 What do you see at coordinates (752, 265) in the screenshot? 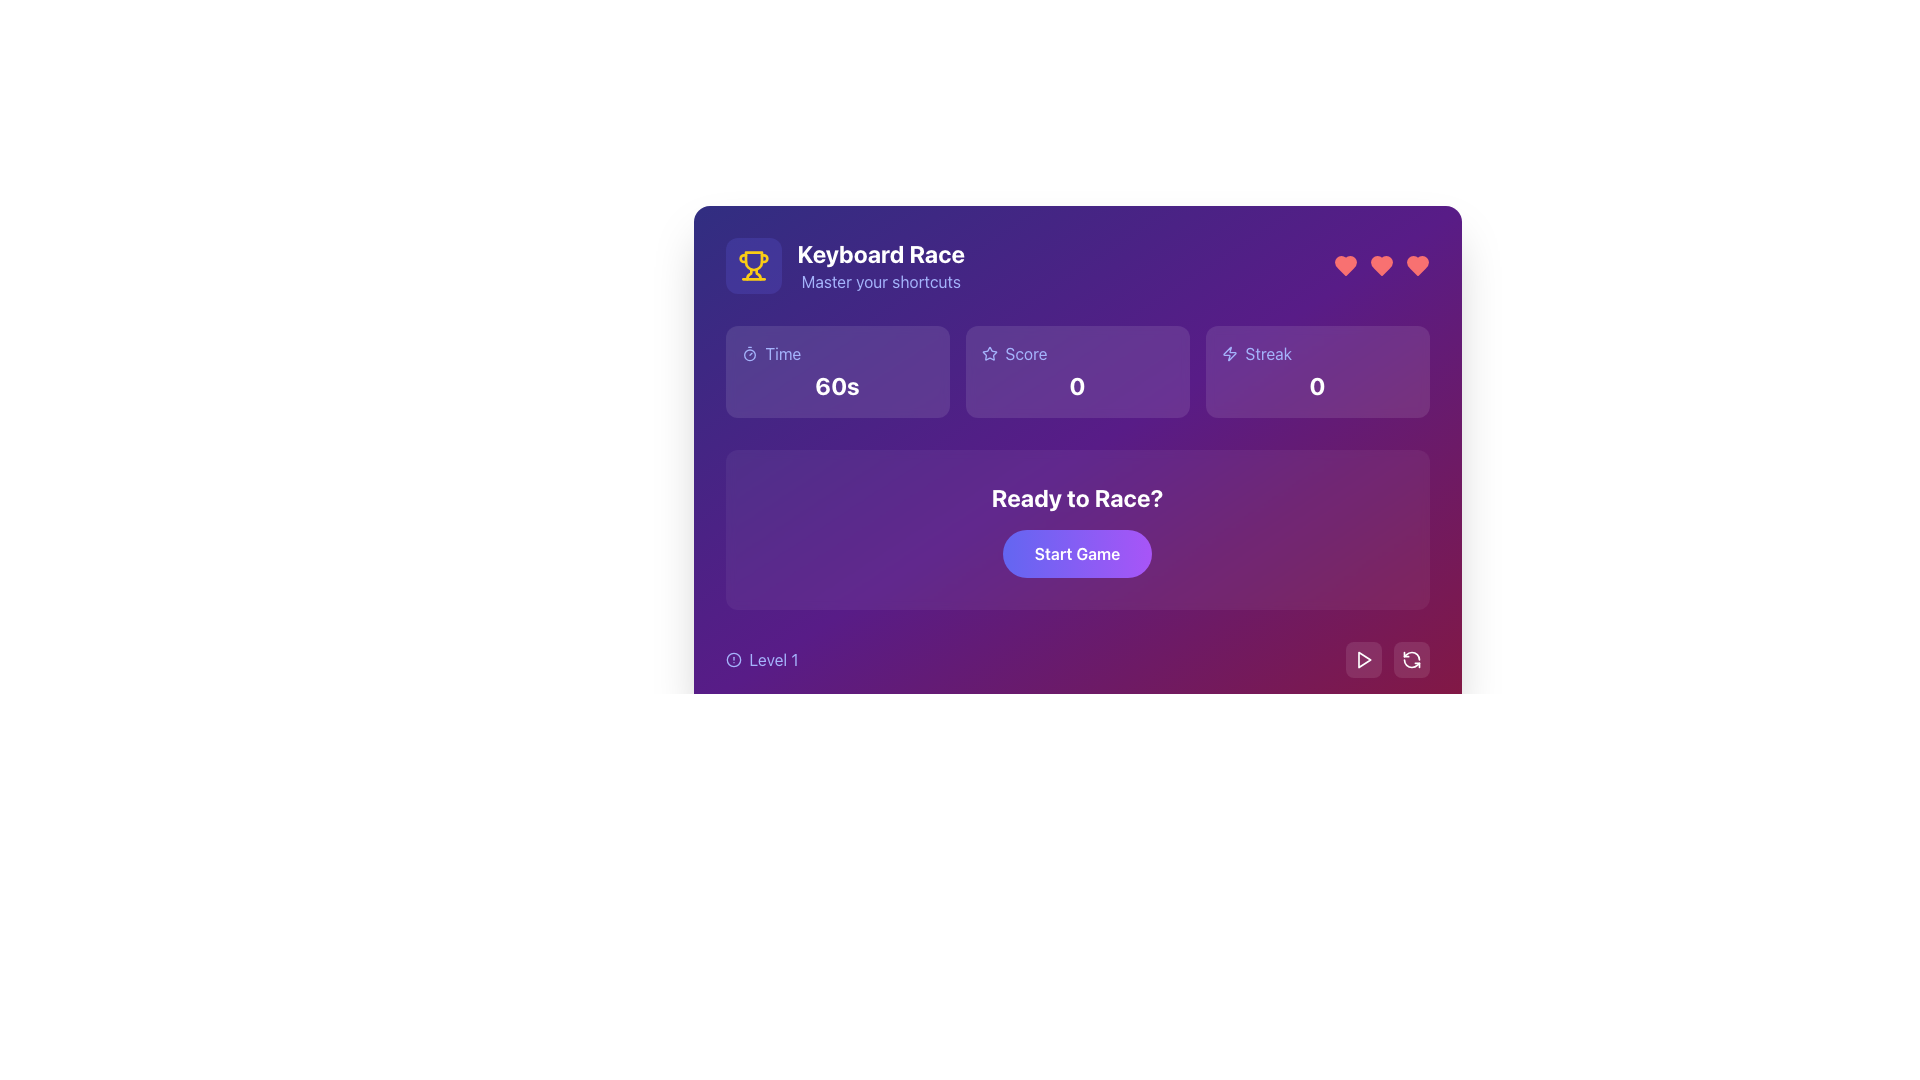
I see `the yellow trophy icon with a rounded base and handles, positioned on a dark purple background, located at the top-left corner of the main section next to the 'Keyboard Race' title` at bounding box center [752, 265].